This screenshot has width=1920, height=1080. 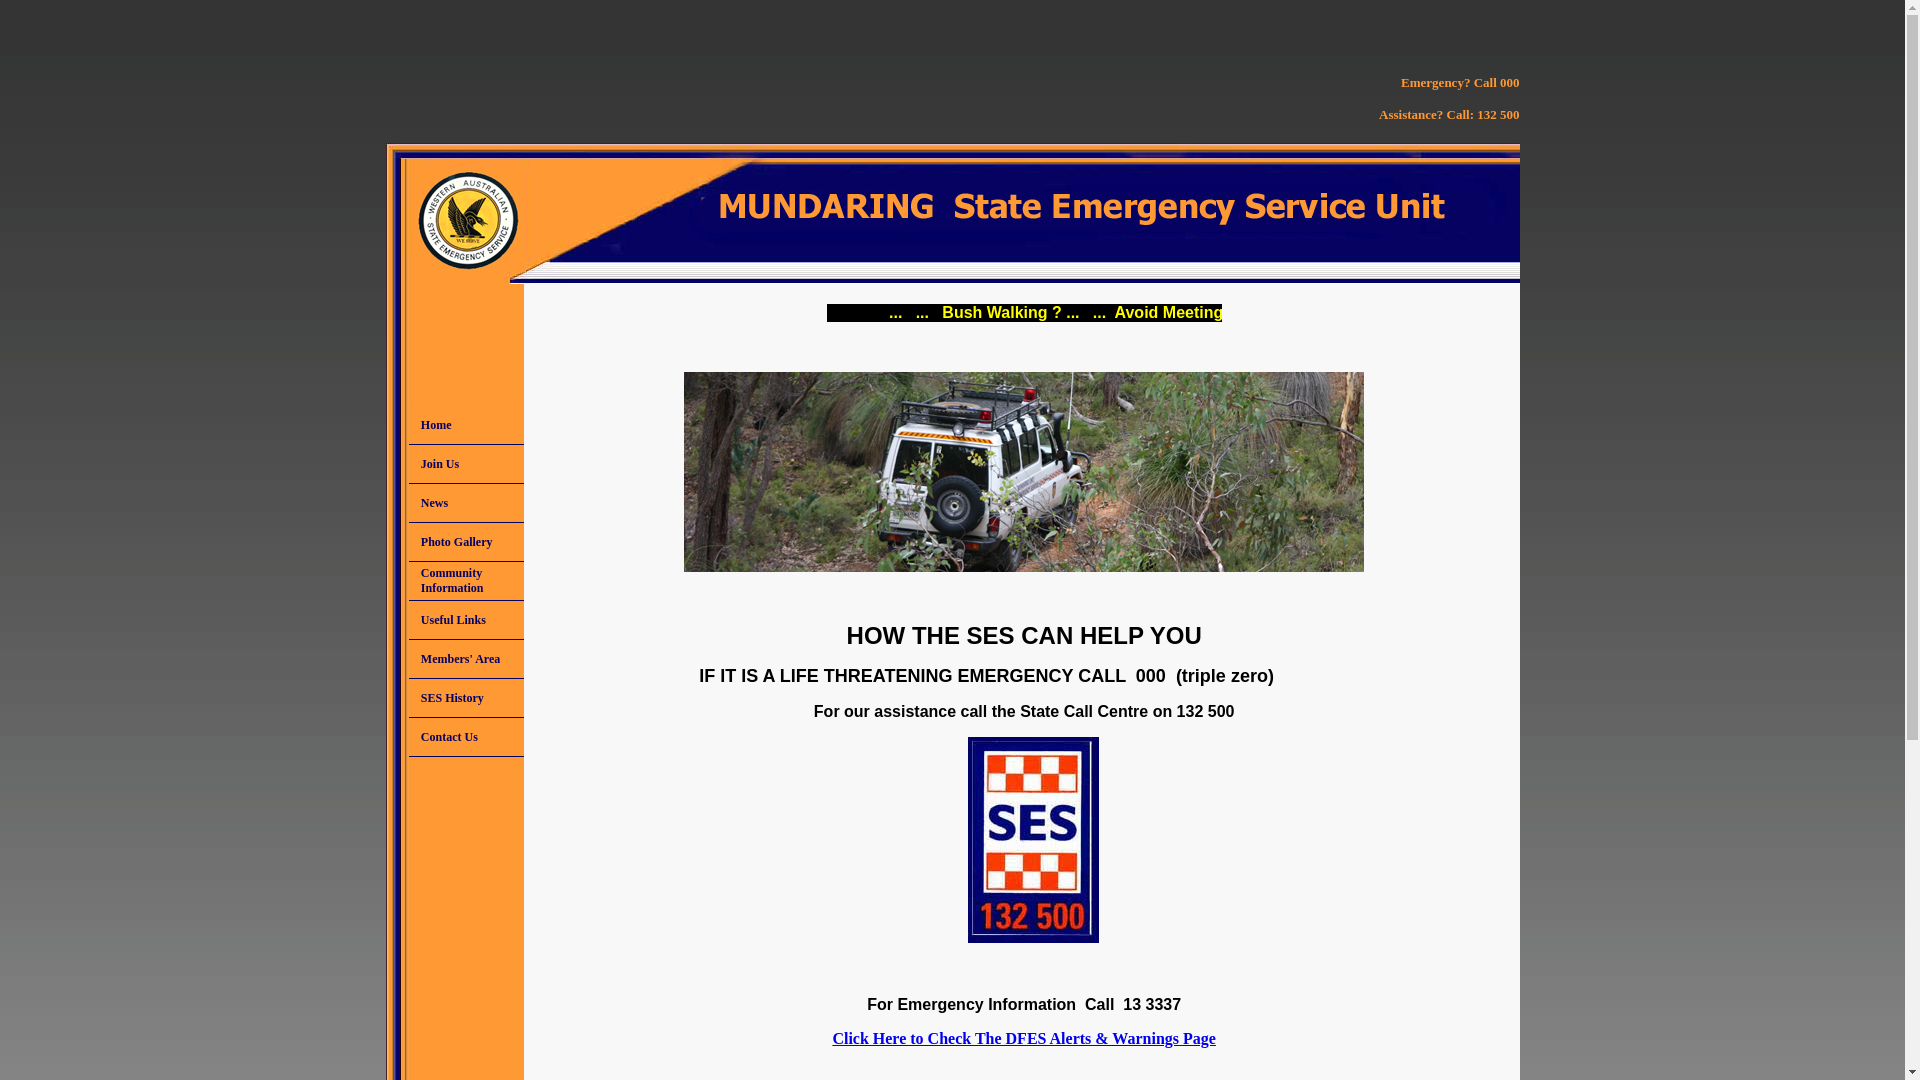 I want to click on 'Members' Area', so click(x=465, y=659).